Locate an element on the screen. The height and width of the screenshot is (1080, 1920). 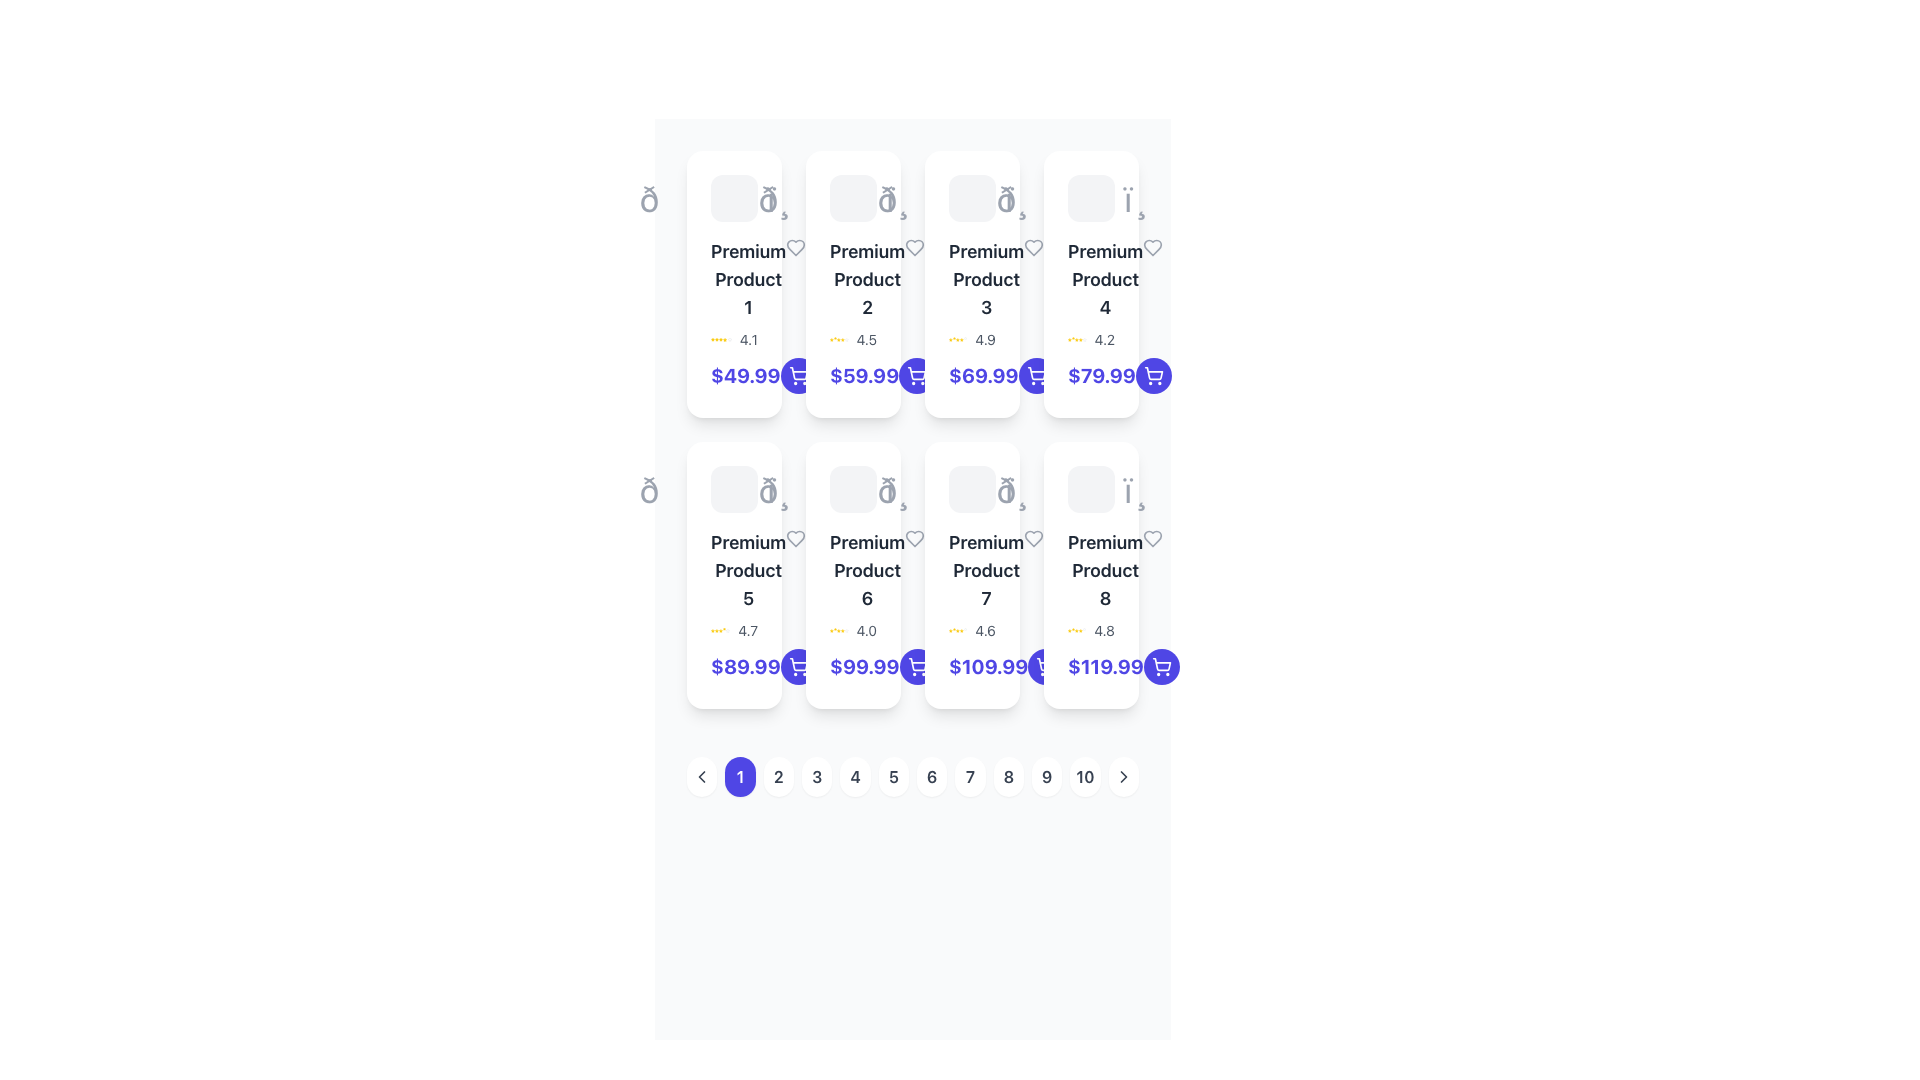
the first star icon representing a 4.6 rating score for the product 'Premium Product 7' in the second row of the grid interface is located at coordinates (949, 631).